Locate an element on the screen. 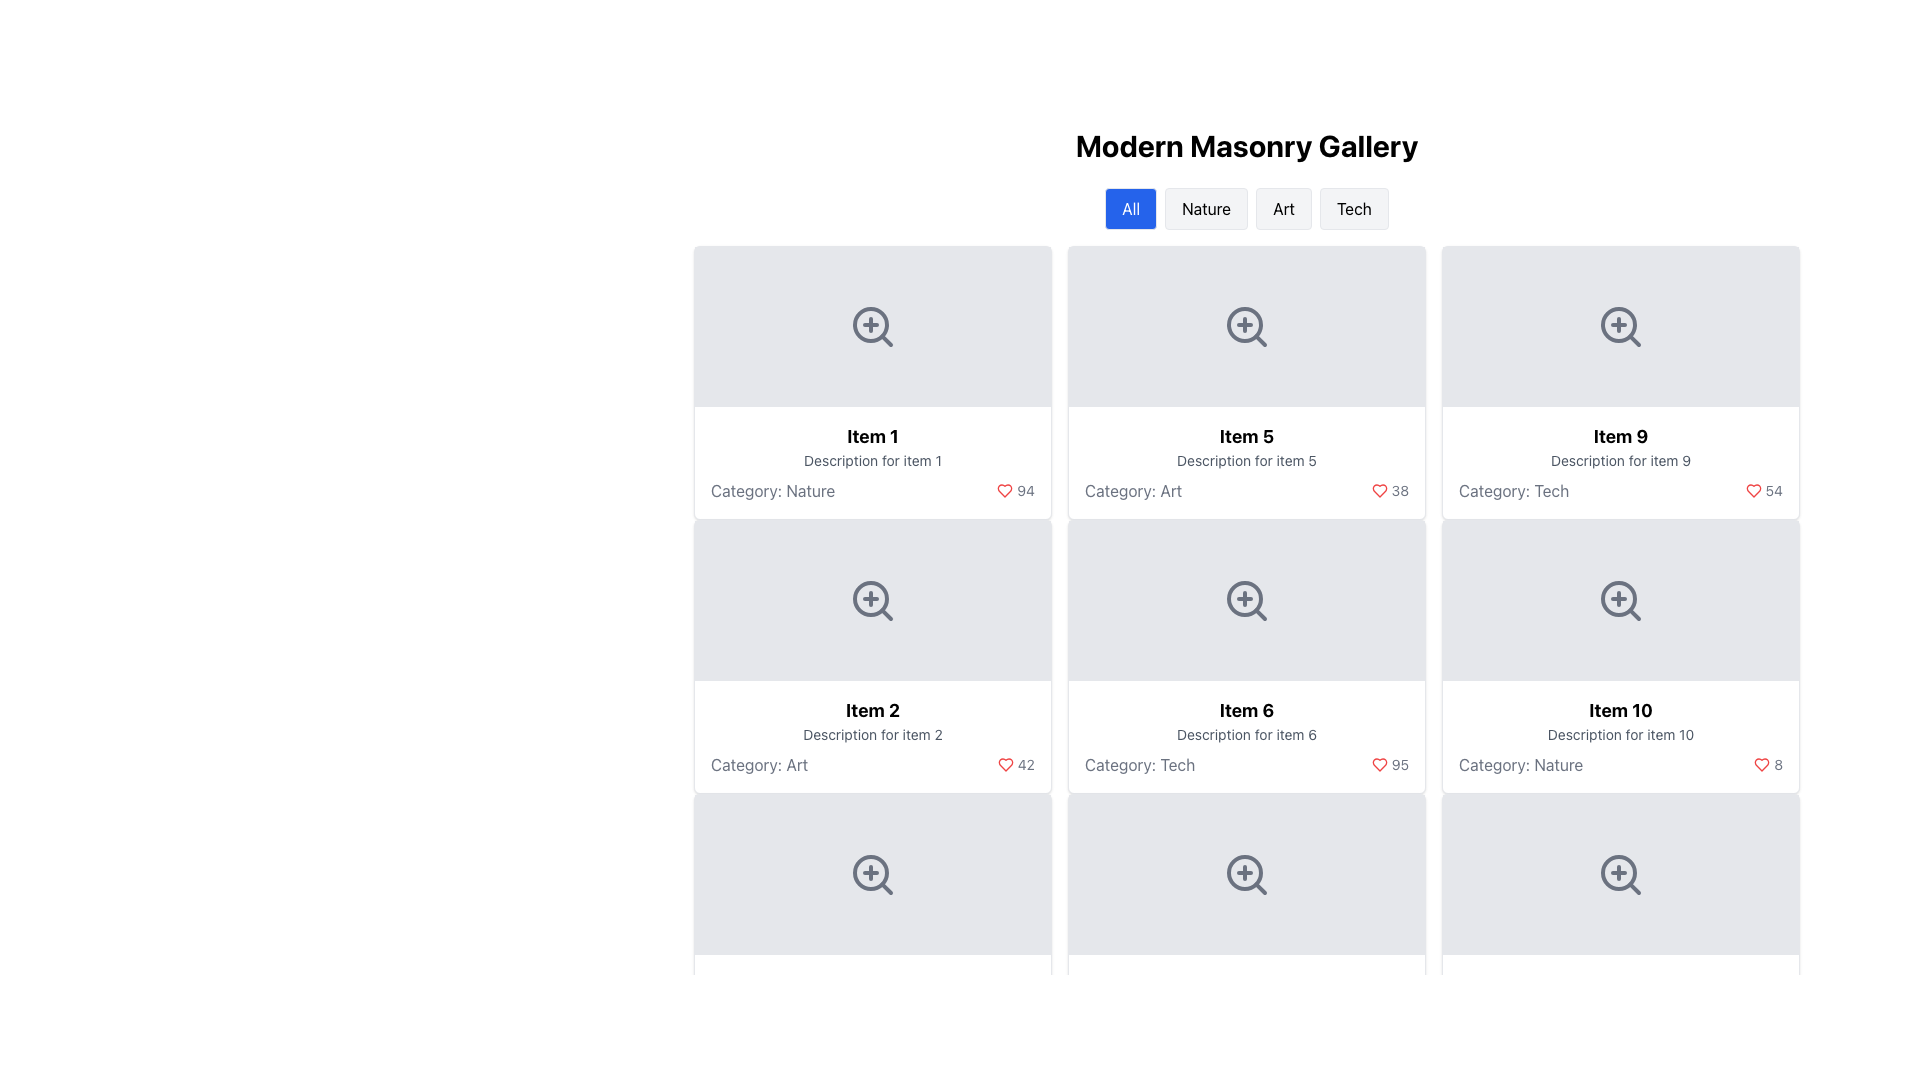 This screenshot has width=1920, height=1080. the static text label reading 'Description for item 1', which is styled in a small, gray font and positioned below the 'Item 1' label within the card structure is located at coordinates (873, 461).